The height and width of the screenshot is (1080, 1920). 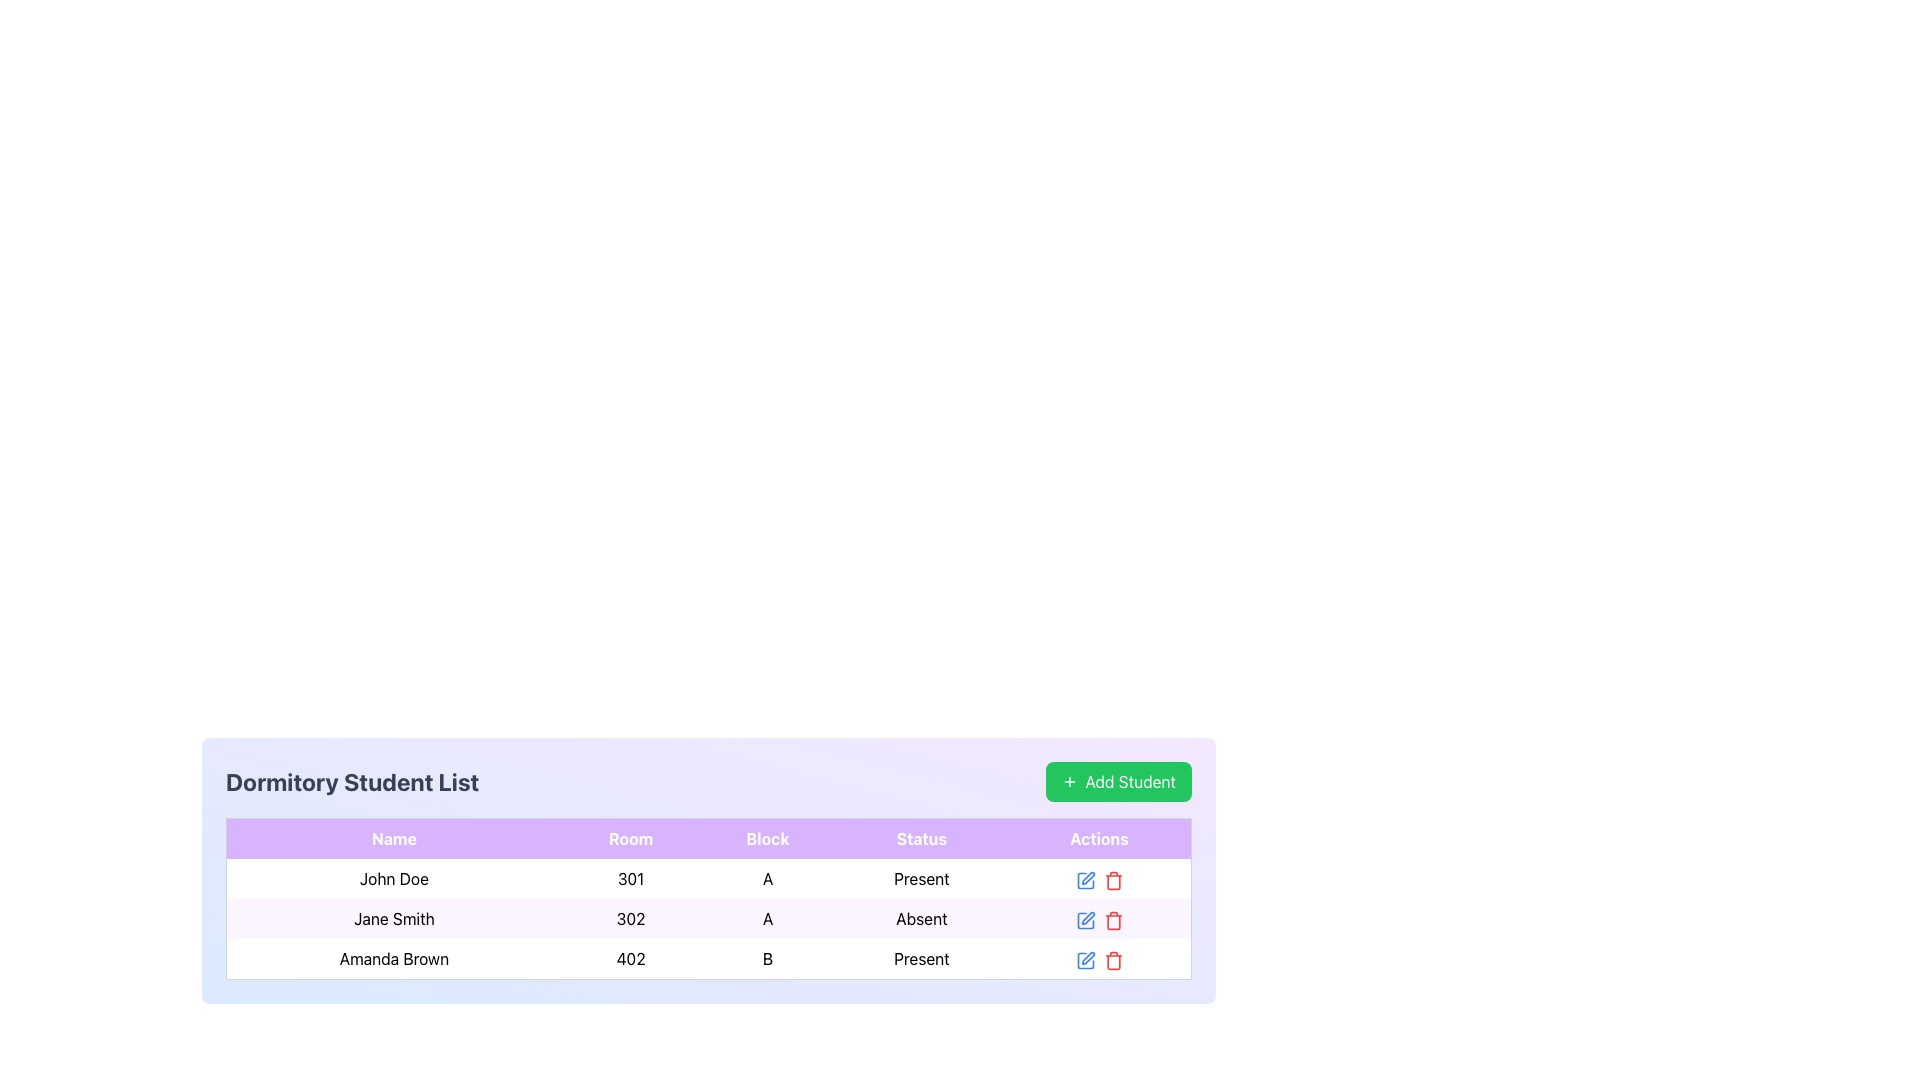 I want to click on the pen icon button in the 'Actions' column of the last row representing Amanda Brown, so click(x=1084, y=959).